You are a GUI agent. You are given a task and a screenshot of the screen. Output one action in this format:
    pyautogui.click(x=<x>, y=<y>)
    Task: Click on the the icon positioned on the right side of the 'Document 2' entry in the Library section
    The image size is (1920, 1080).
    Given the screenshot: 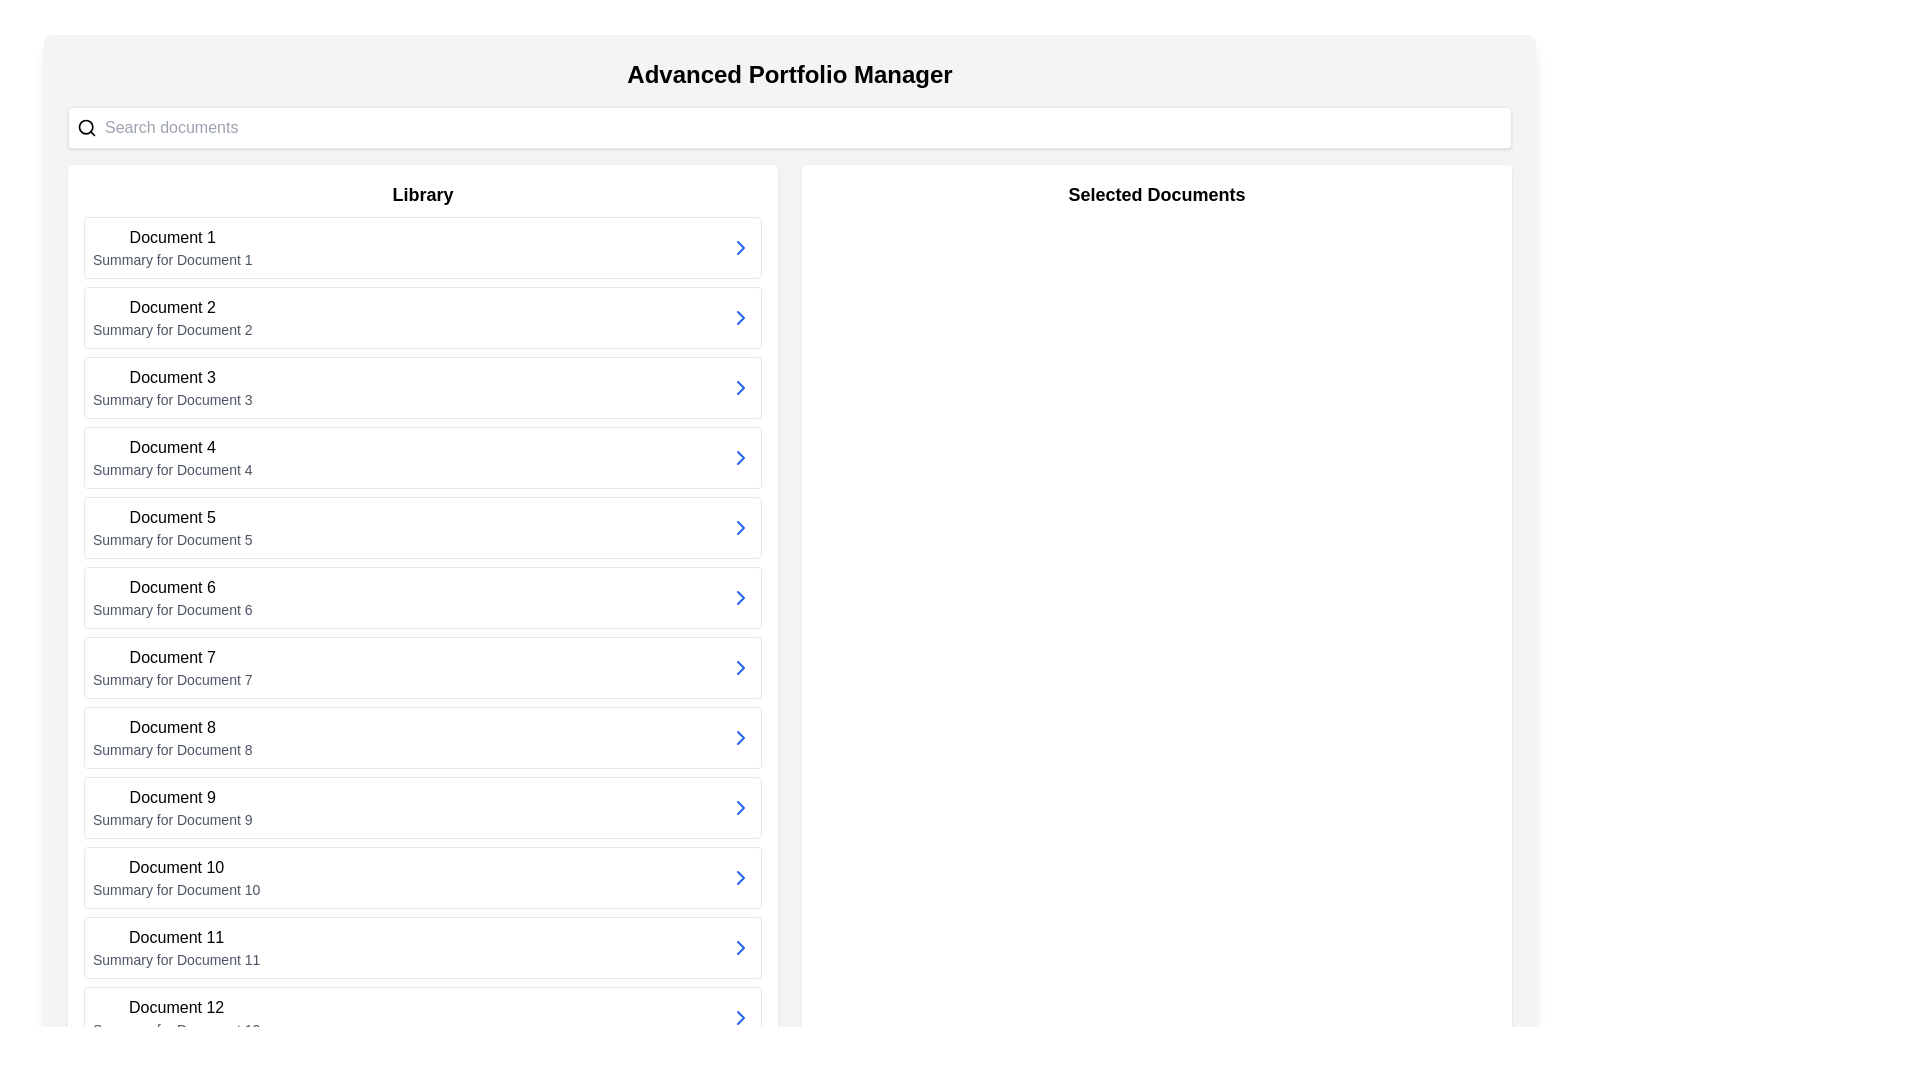 What is the action you would take?
    pyautogui.click(x=739, y=316)
    